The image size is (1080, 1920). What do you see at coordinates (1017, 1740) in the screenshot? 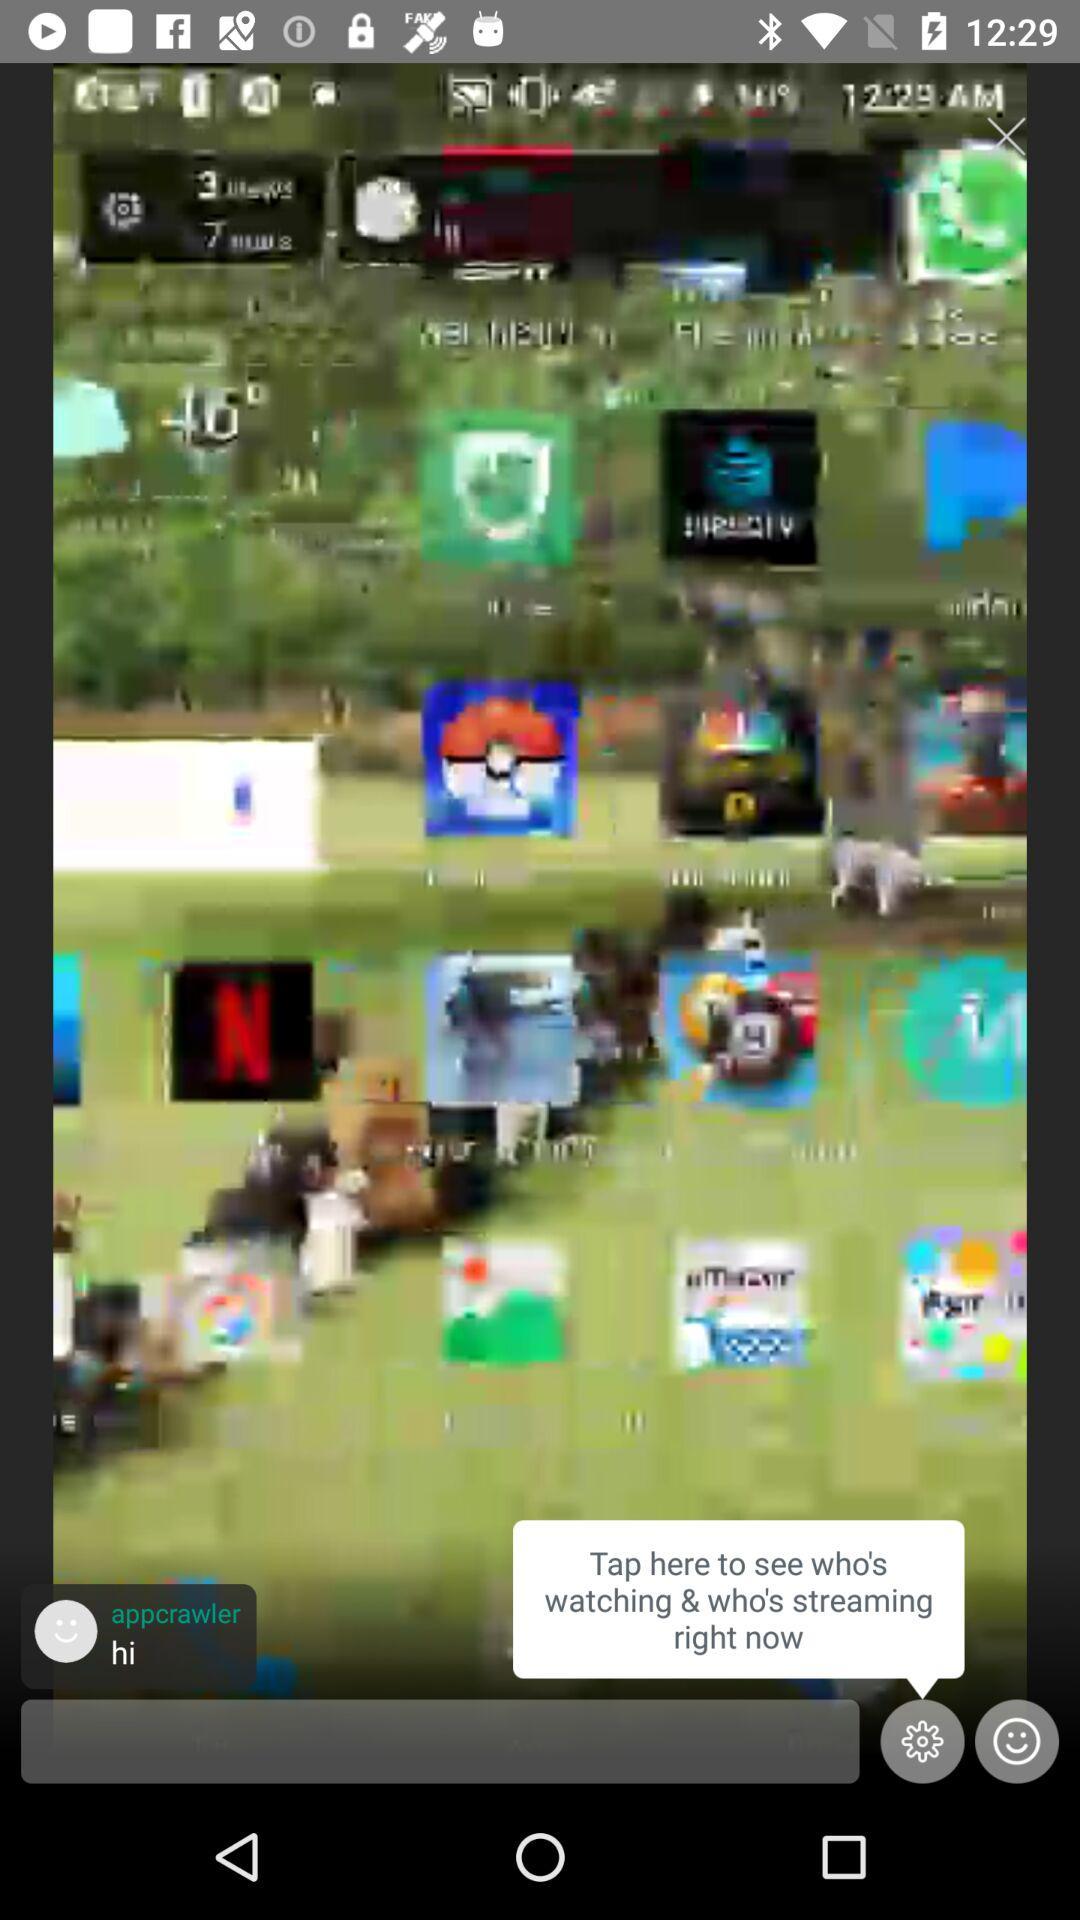
I see `the emoji icon` at bounding box center [1017, 1740].